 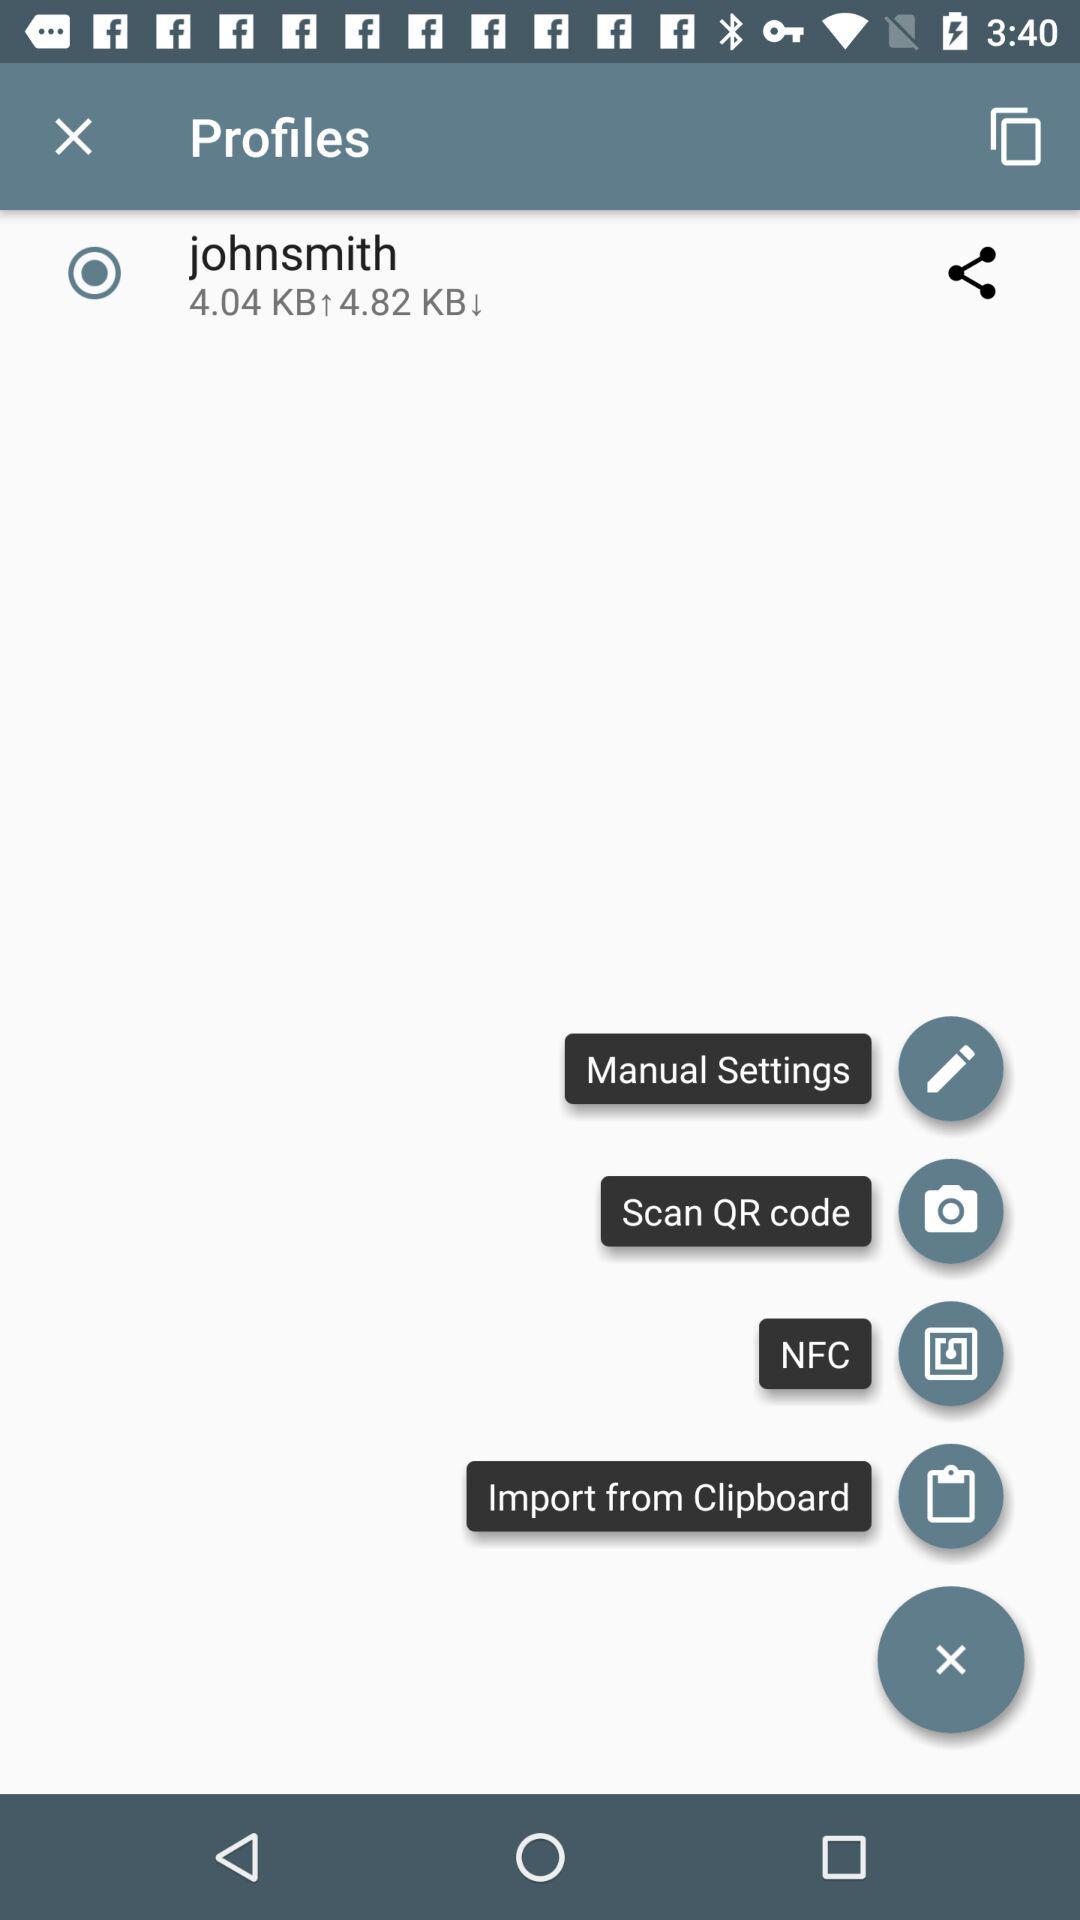 What do you see at coordinates (950, 1353) in the screenshot?
I see `scan nfc` at bounding box center [950, 1353].